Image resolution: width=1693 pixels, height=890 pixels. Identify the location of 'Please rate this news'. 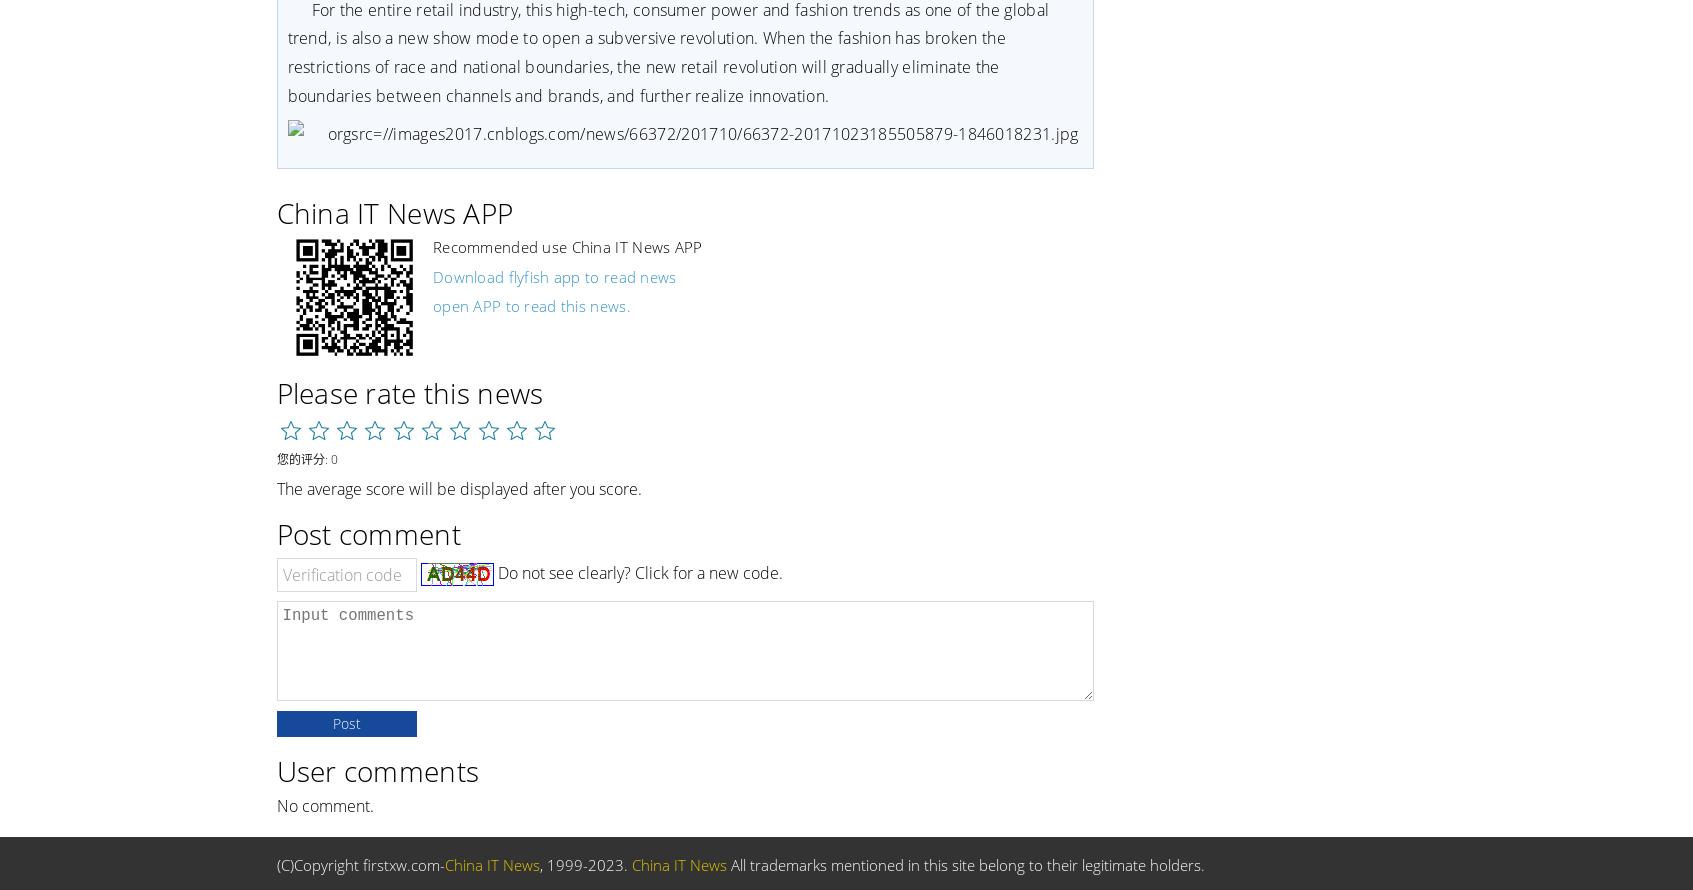
(408, 390).